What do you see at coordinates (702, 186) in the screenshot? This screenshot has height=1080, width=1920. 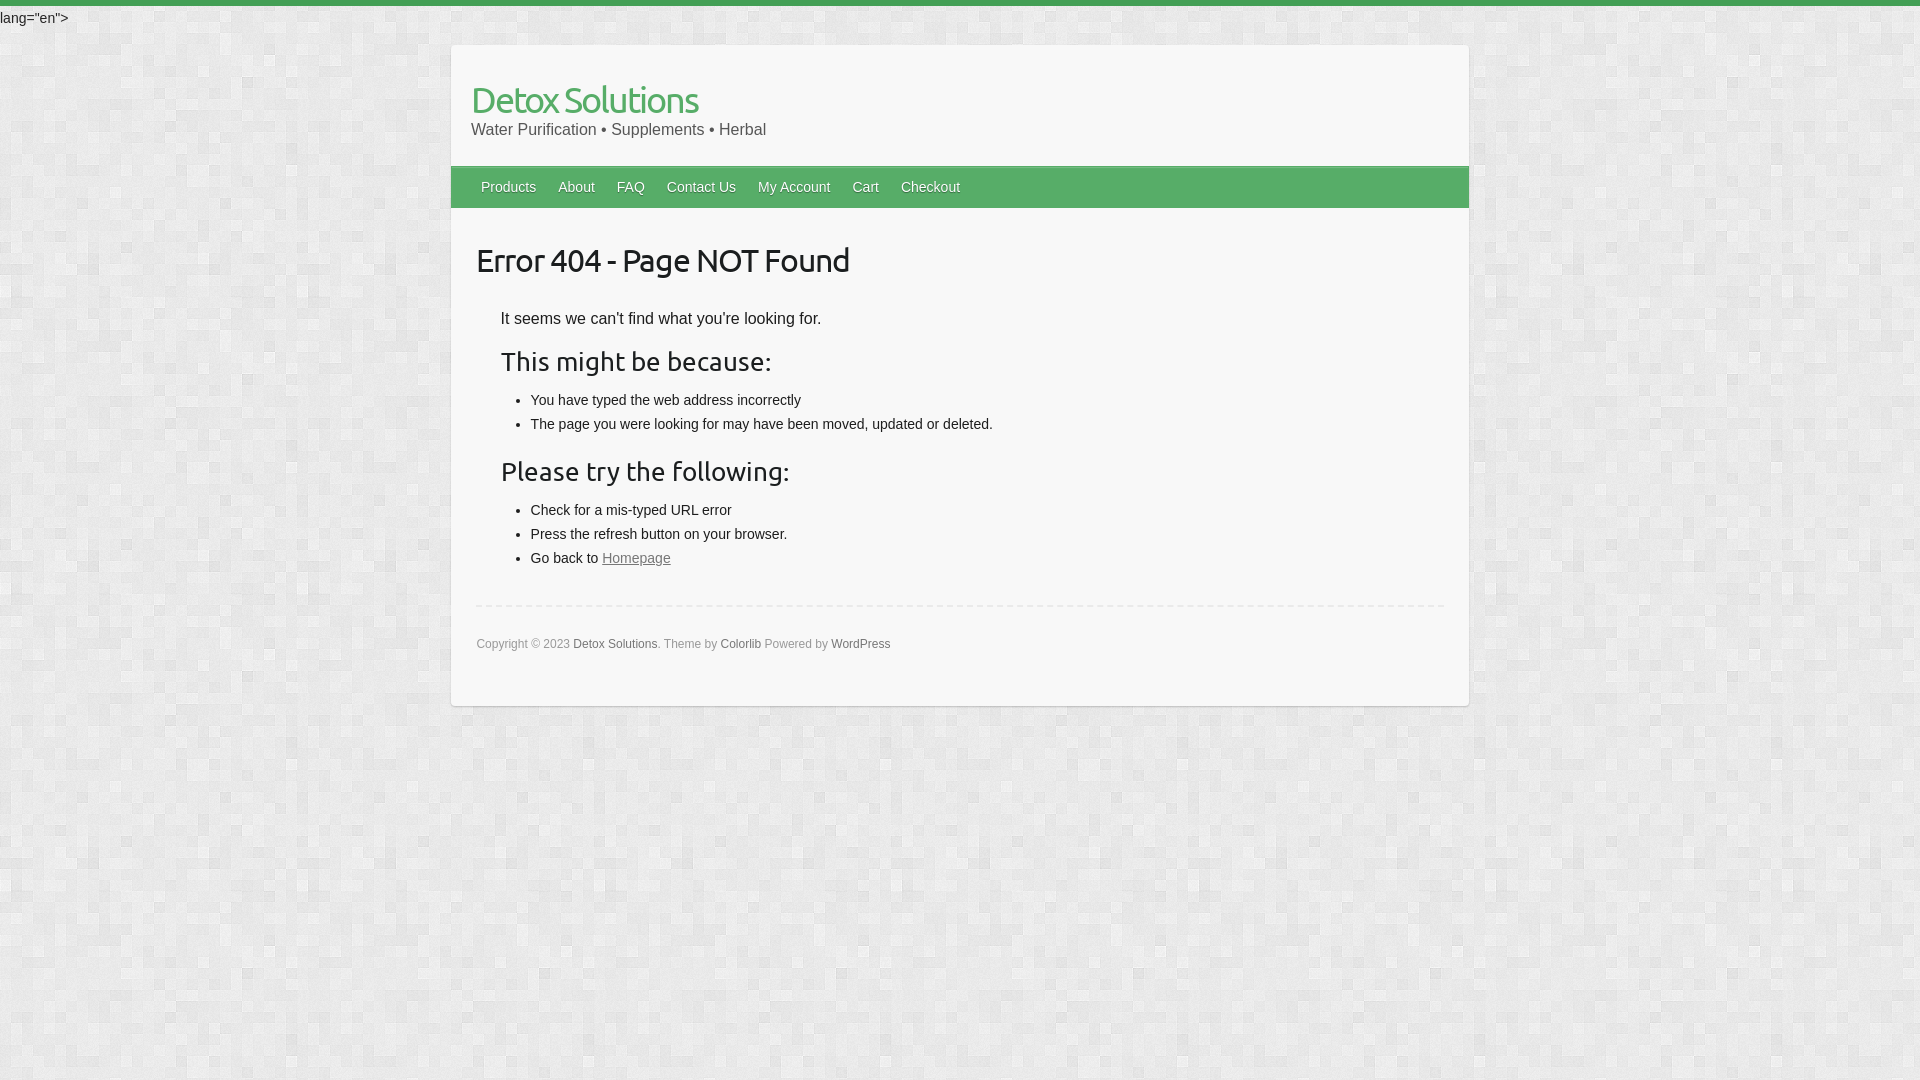 I see `'Contact Us'` at bounding box center [702, 186].